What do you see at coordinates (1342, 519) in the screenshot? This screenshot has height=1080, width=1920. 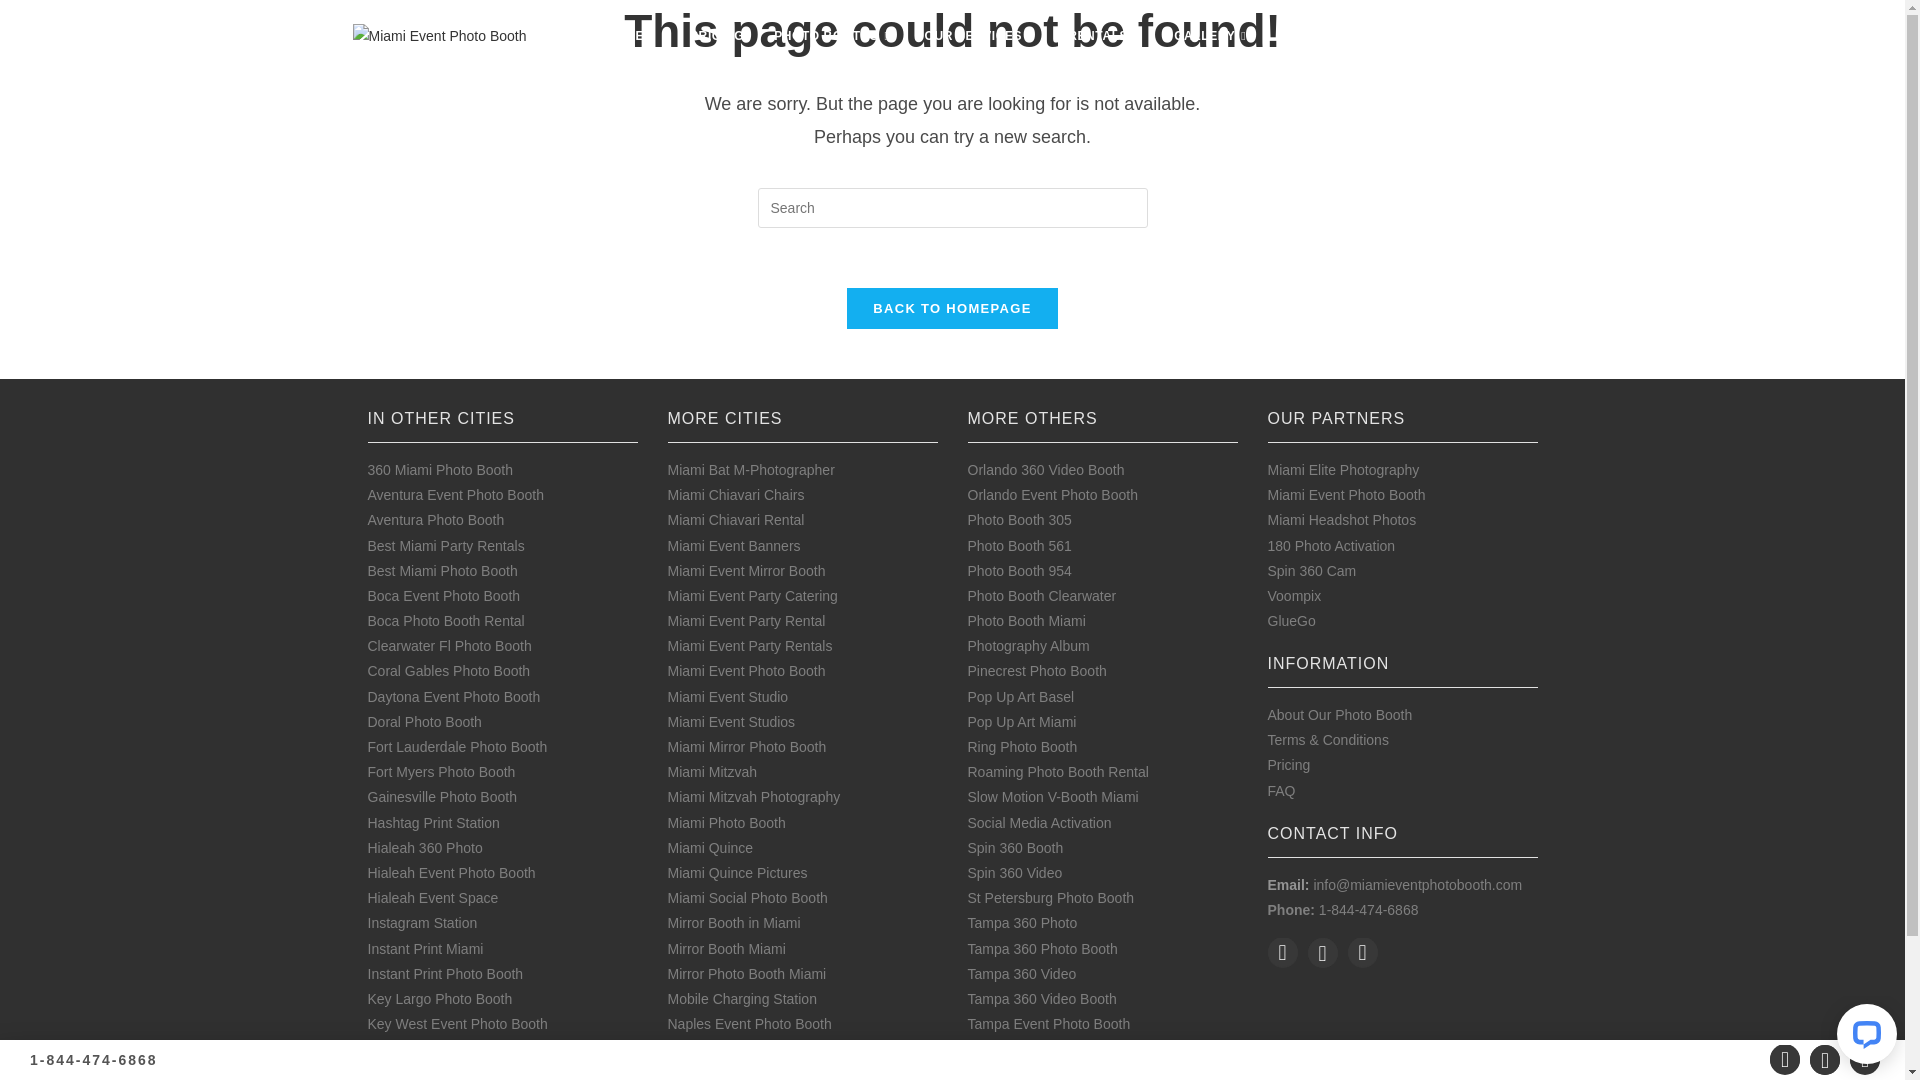 I see `'Miami Headshot Photos'` at bounding box center [1342, 519].